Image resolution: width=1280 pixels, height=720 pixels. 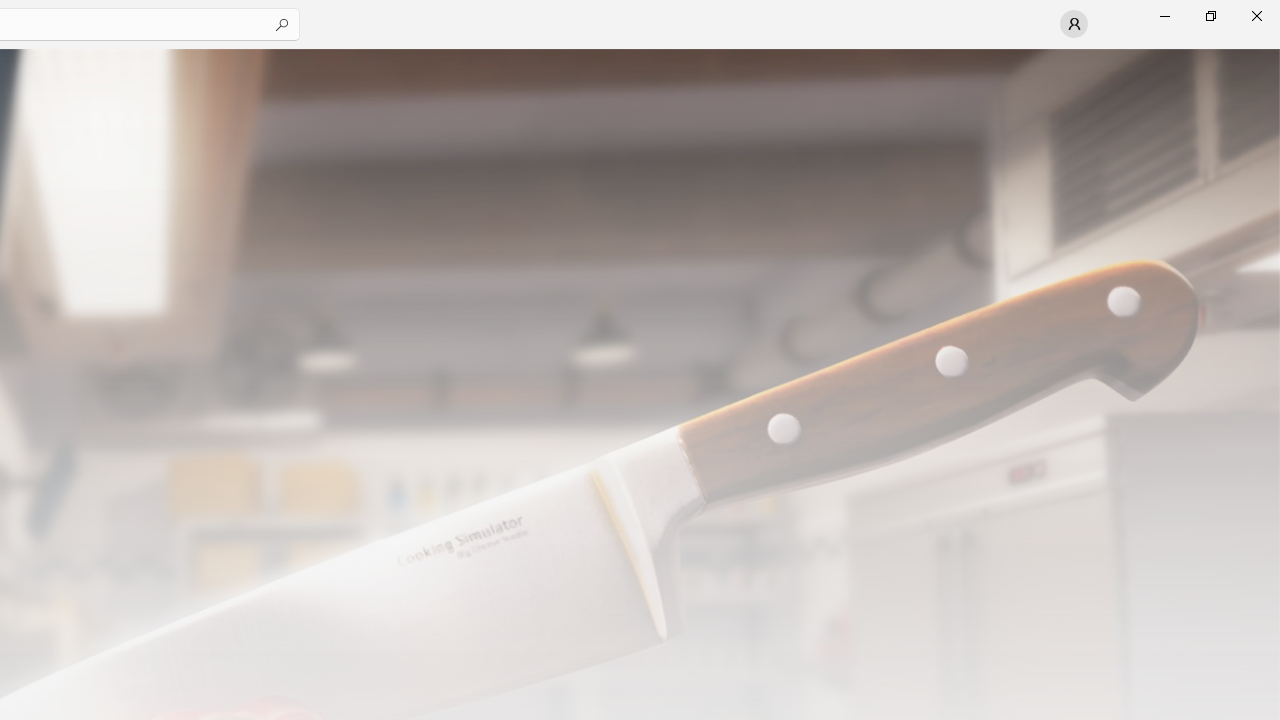 What do you see at coordinates (1072, 24) in the screenshot?
I see `'User profile'` at bounding box center [1072, 24].